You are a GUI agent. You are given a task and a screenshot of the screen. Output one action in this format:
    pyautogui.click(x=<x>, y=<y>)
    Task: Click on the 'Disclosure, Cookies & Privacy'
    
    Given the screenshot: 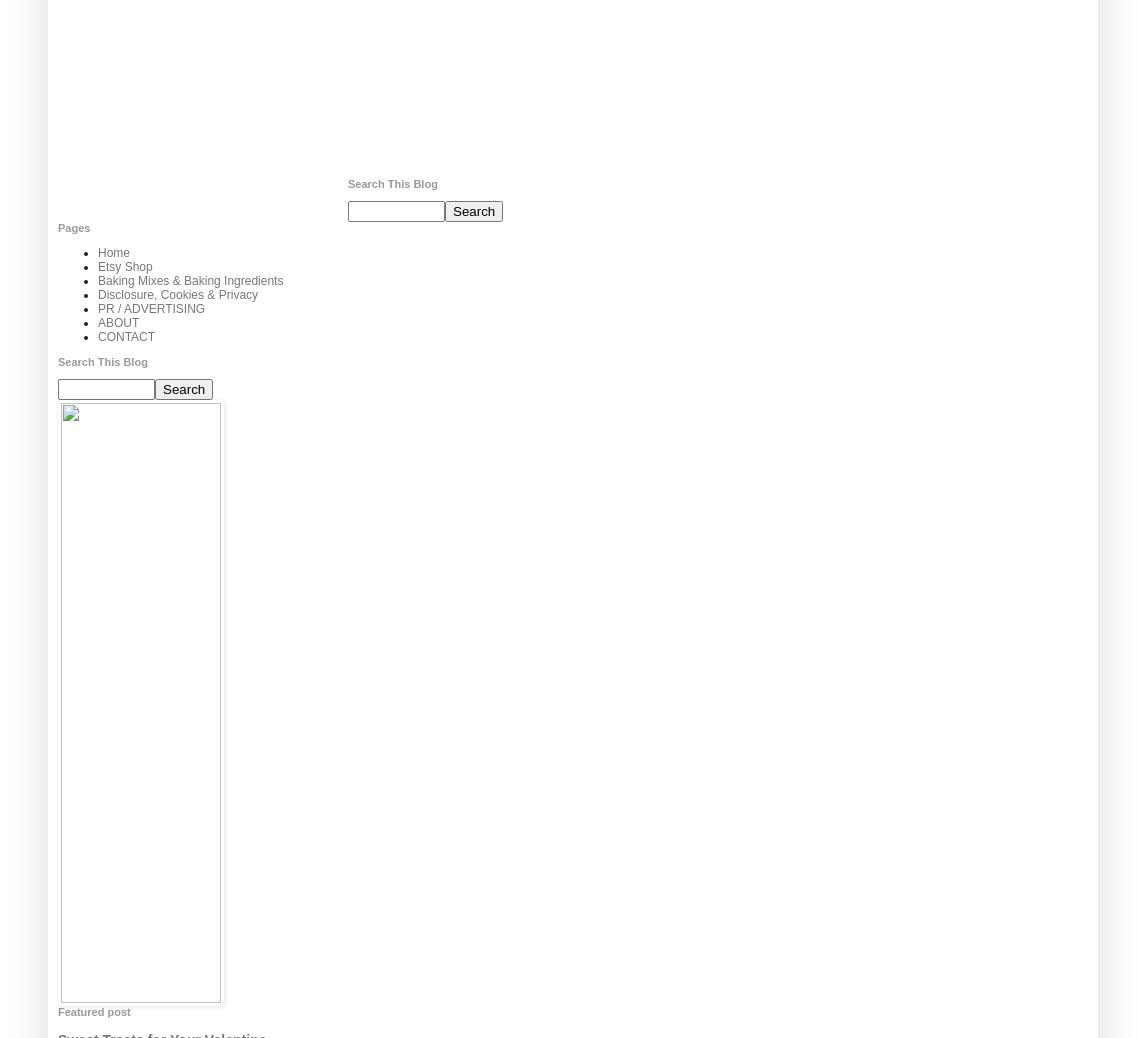 What is the action you would take?
    pyautogui.click(x=176, y=294)
    